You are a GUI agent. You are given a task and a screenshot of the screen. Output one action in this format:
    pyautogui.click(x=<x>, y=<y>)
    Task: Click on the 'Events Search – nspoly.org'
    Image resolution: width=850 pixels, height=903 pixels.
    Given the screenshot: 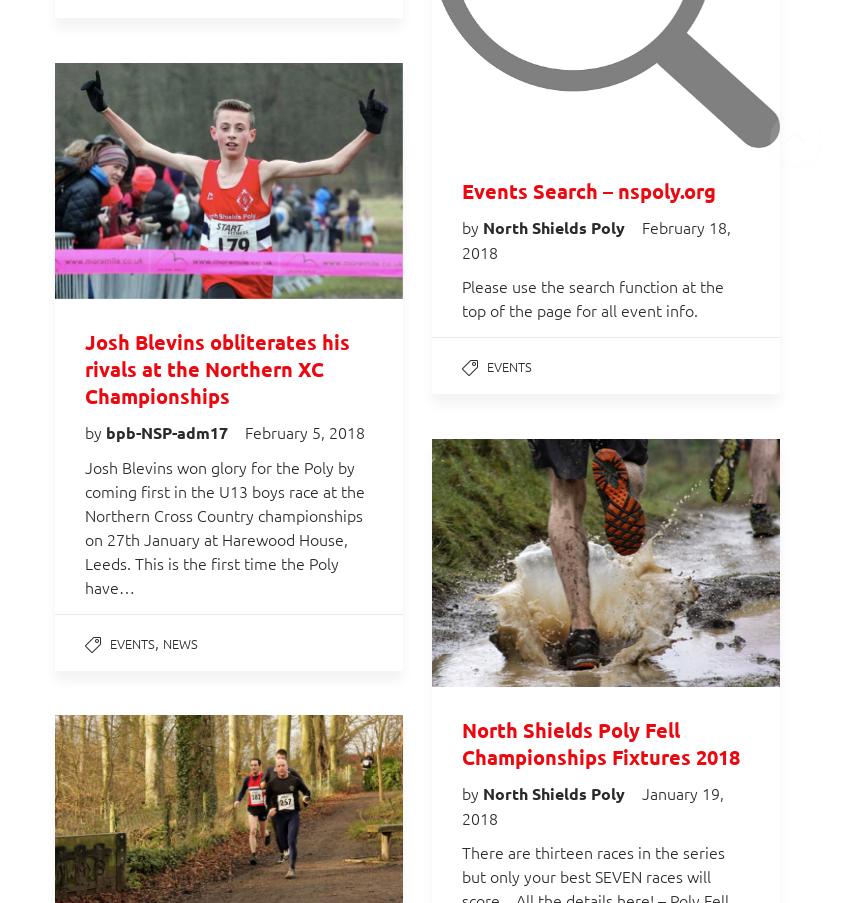 What is the action you would take?
    pyautogui.click(x=588, y=188)
    